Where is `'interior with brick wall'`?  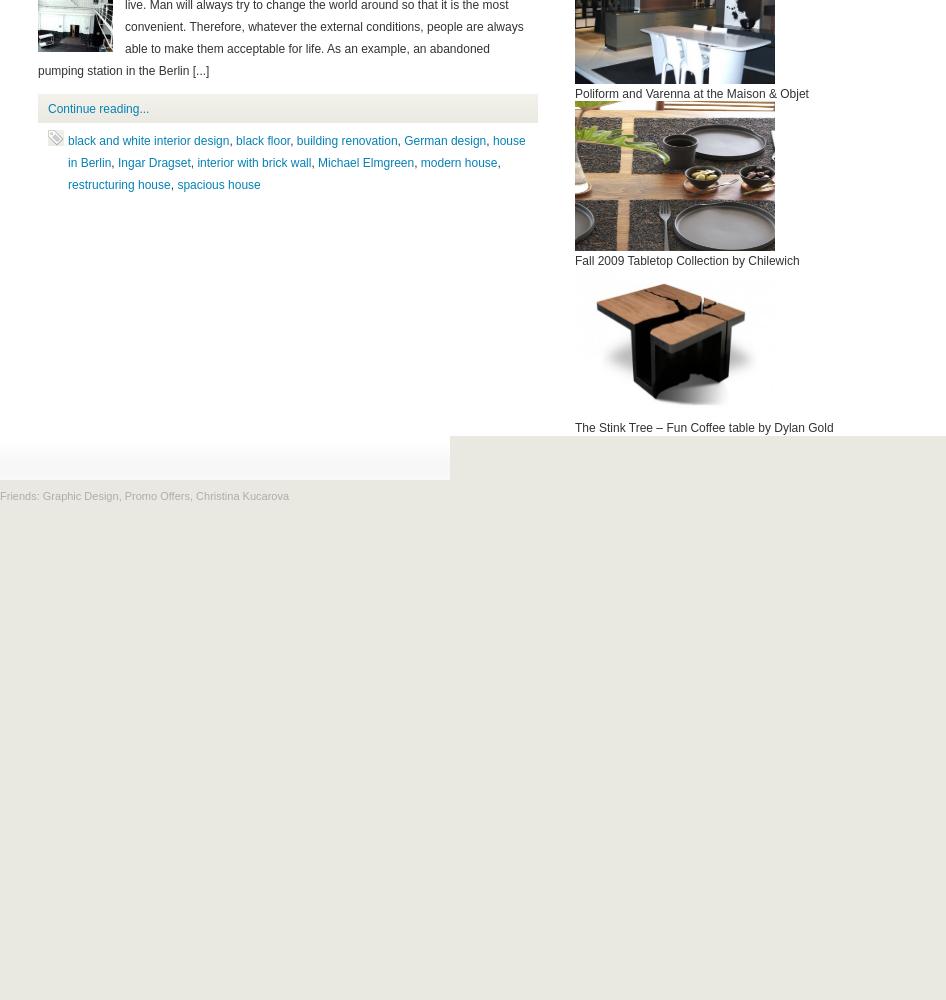
'interior with brick wall' is located at coordinates (253, 163).